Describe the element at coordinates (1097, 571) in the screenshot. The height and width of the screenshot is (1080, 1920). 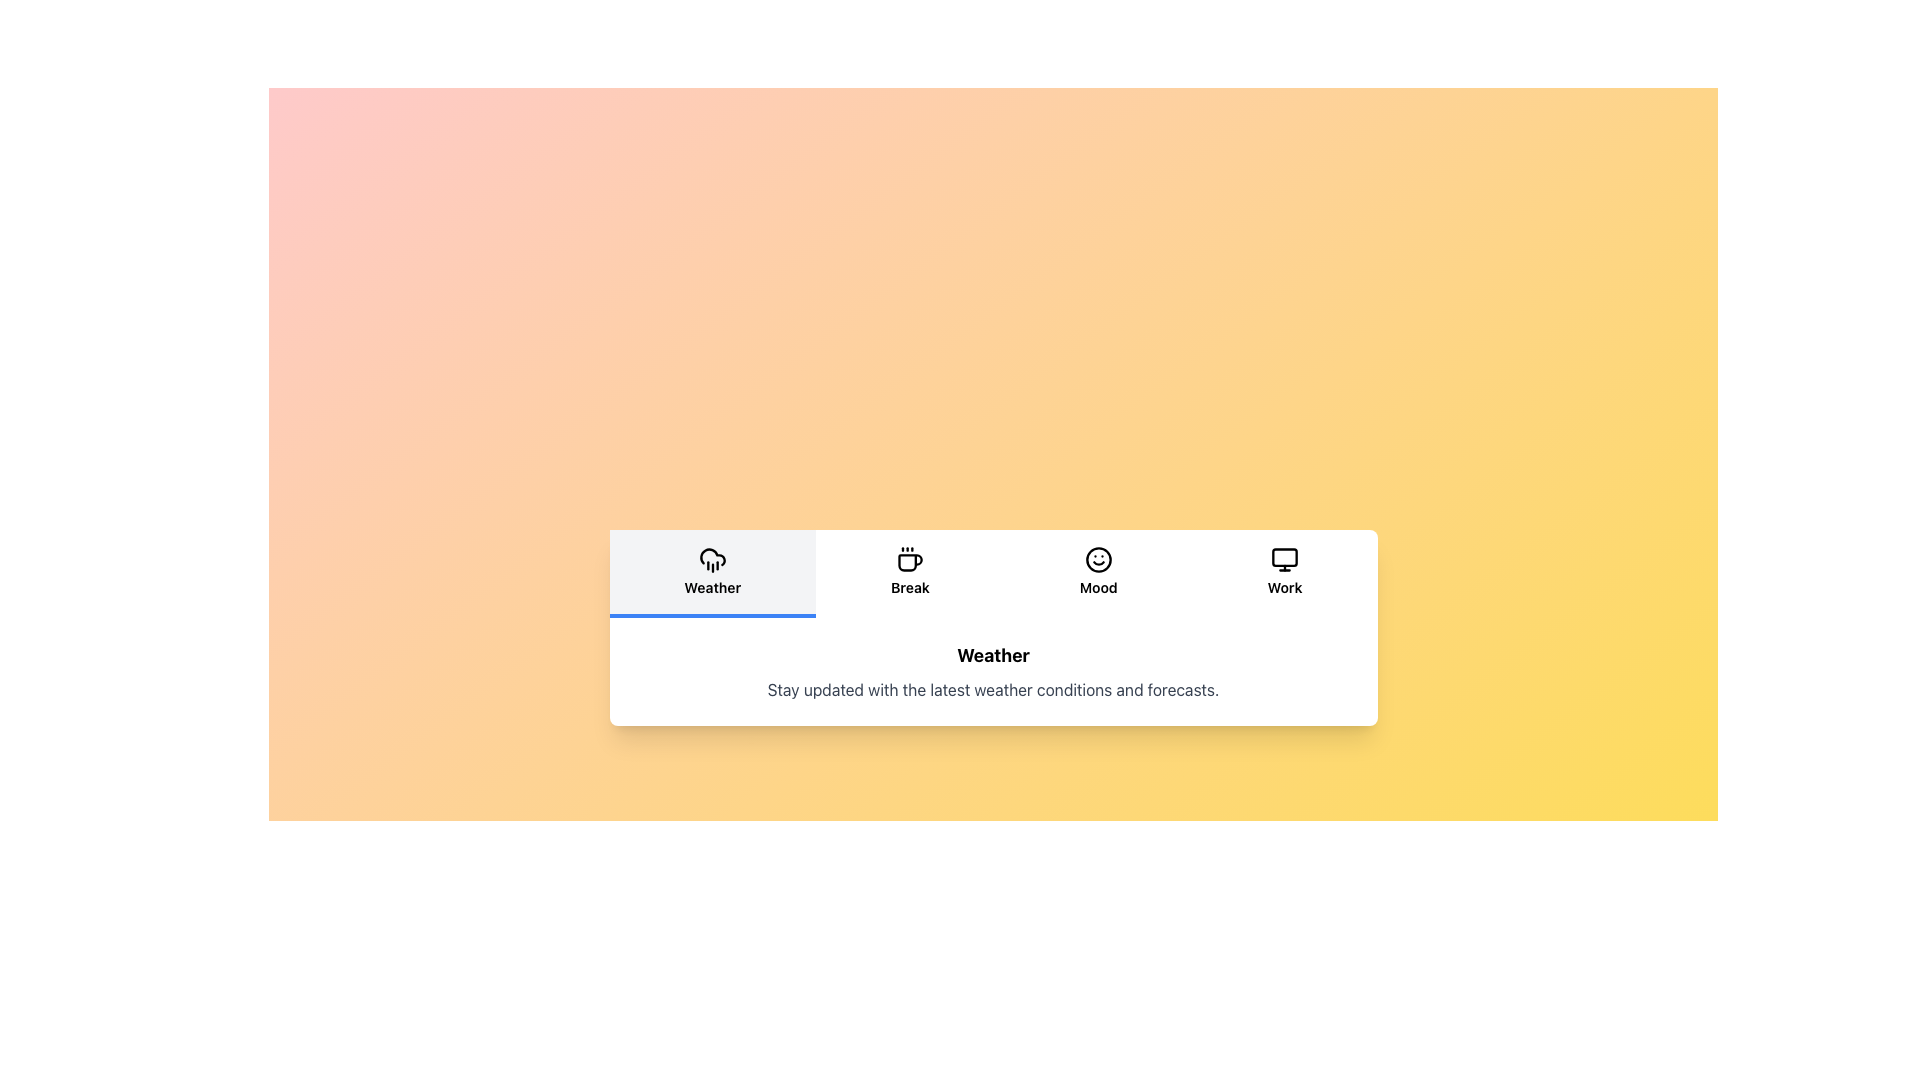
I see `the third menu item in the horizontal menu bar, located between the 'Break' and 'Work' options` at that location.